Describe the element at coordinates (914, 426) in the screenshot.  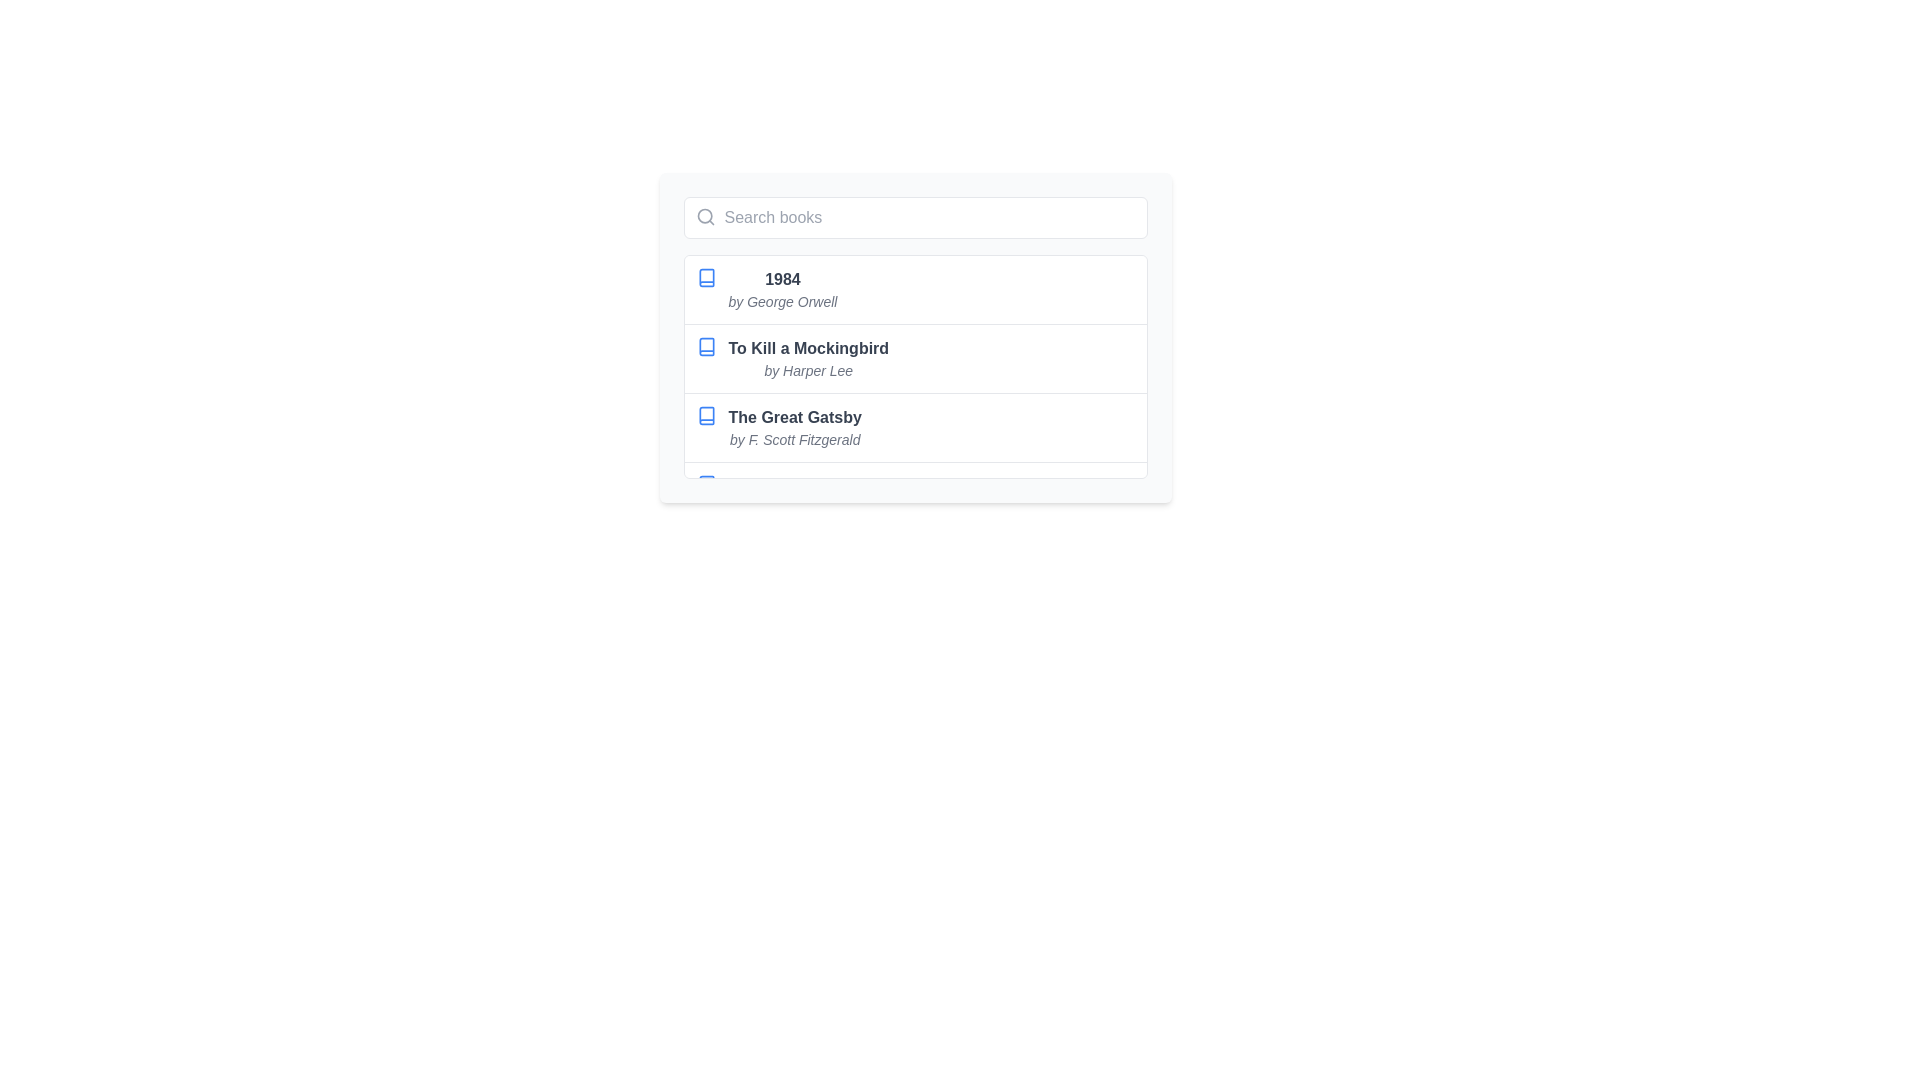
I see `the book entry titled 'The Great Gatsby'` at that location.